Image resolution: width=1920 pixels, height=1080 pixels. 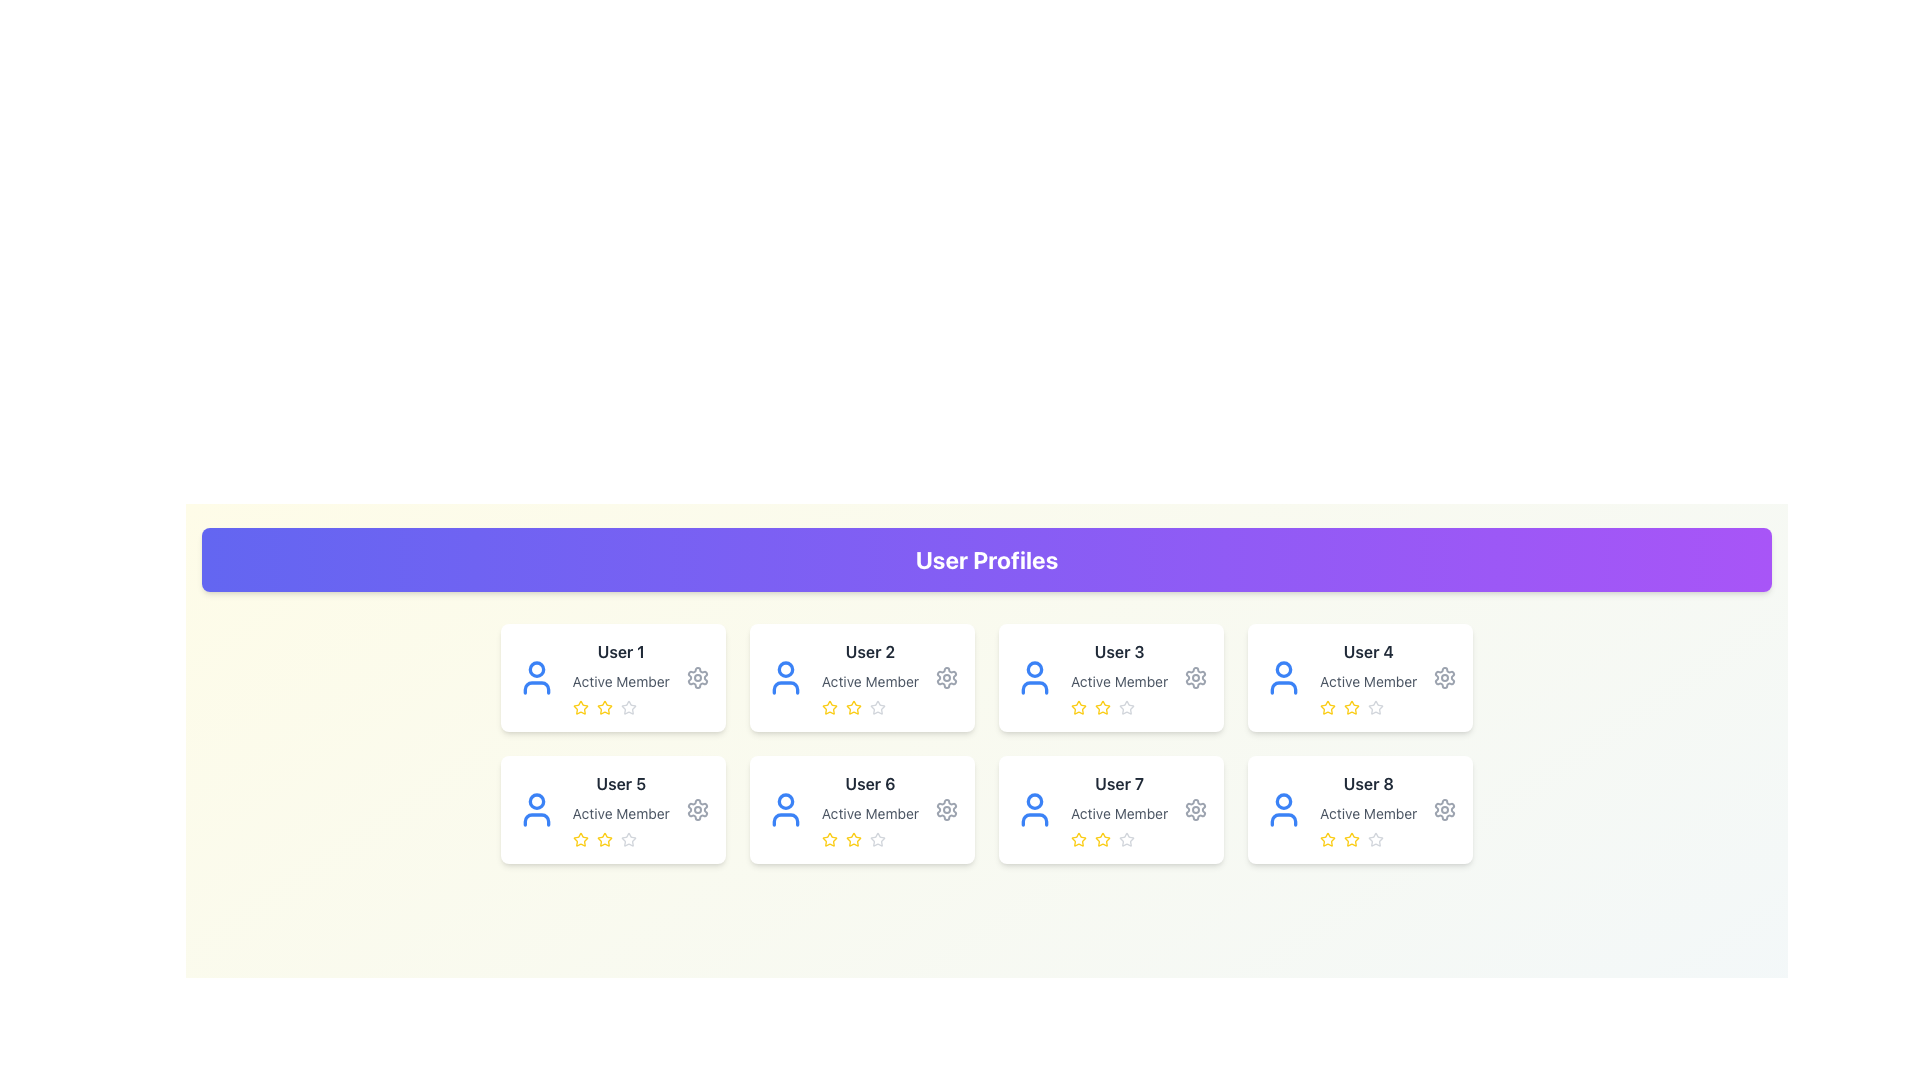 What do you see at coordinates (1284, 810) in the screenshot?
I see `the blue user icon representing 'User 8', which is located in the top-left corner of the card in the last column of the second row in the user profiles grid` at bounding box center [1284, 810].